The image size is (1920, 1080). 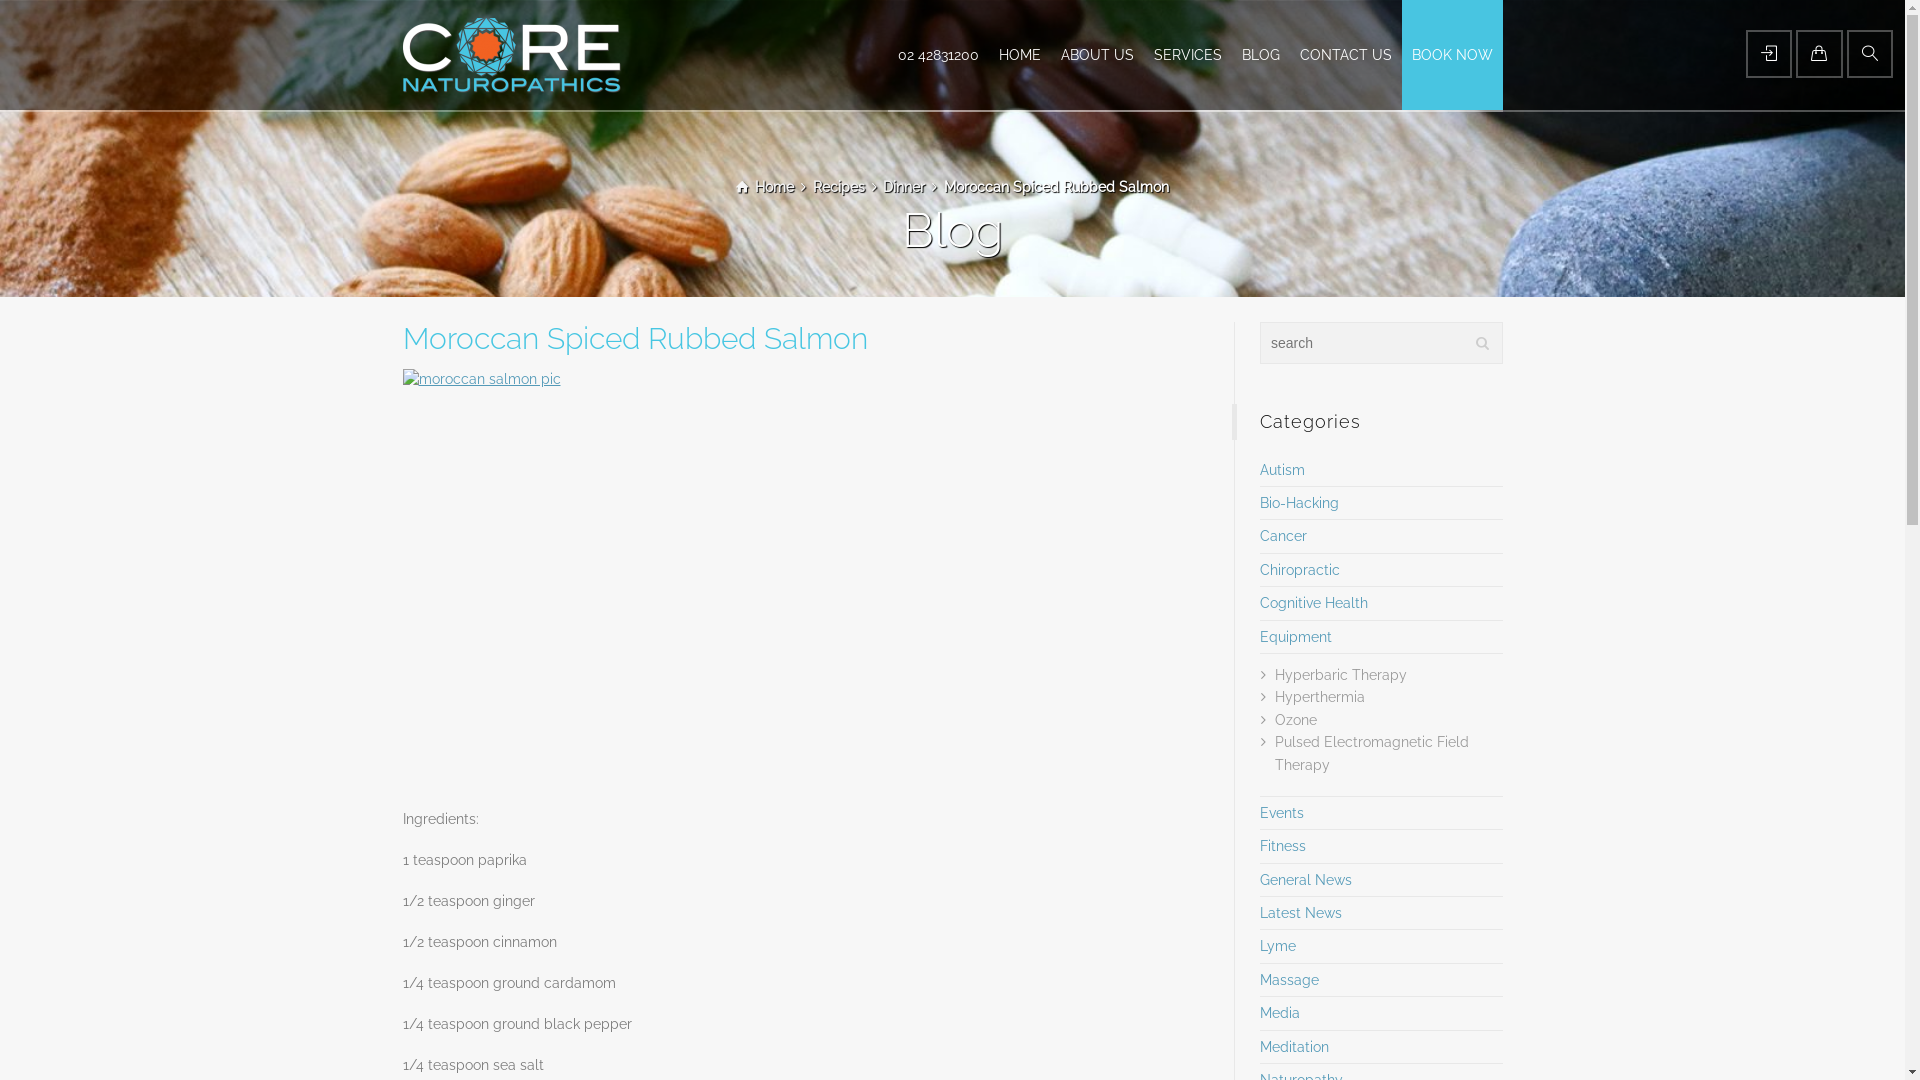 I want to click on 'General News', so click(x=1305, y=878).